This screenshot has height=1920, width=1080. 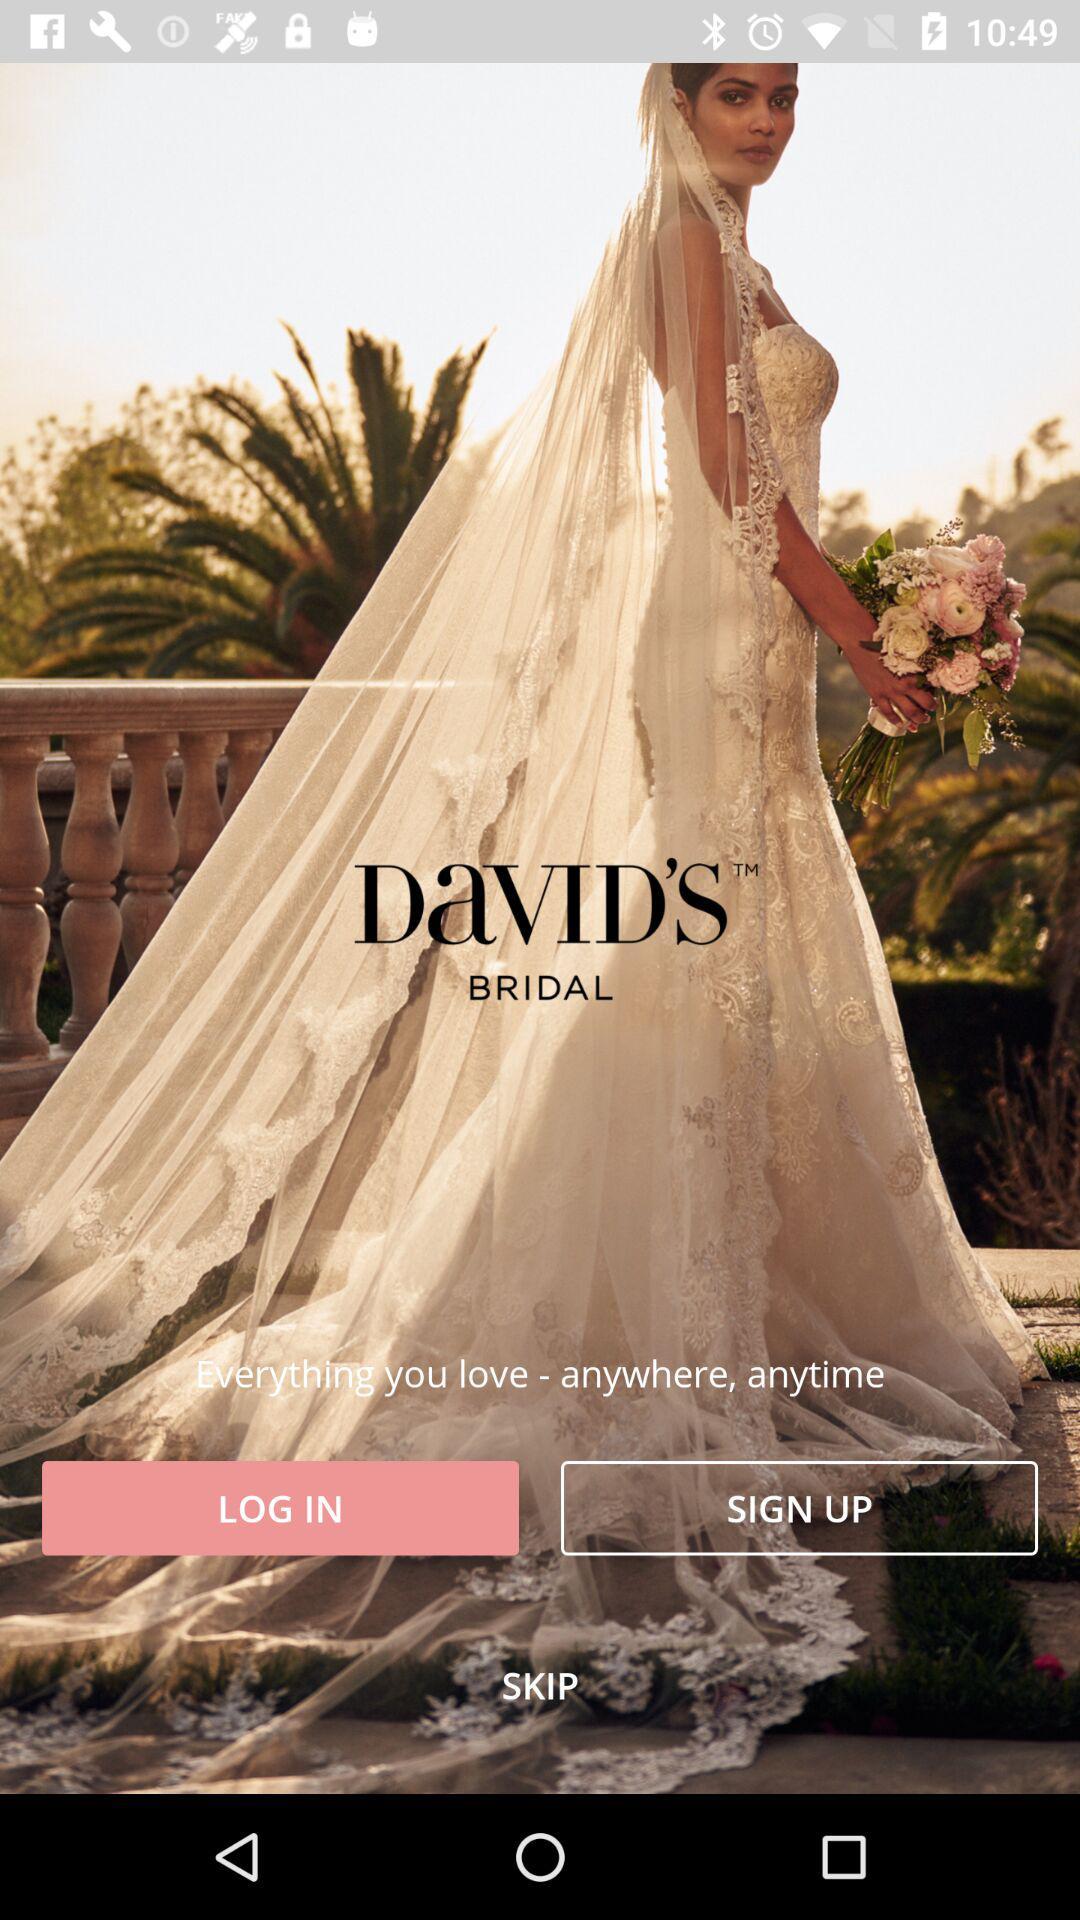 What do you see at coordinates (280, 1508) in the screenshot?
I see `log in at the bottom left corner` at bounding box center [280, 1508].